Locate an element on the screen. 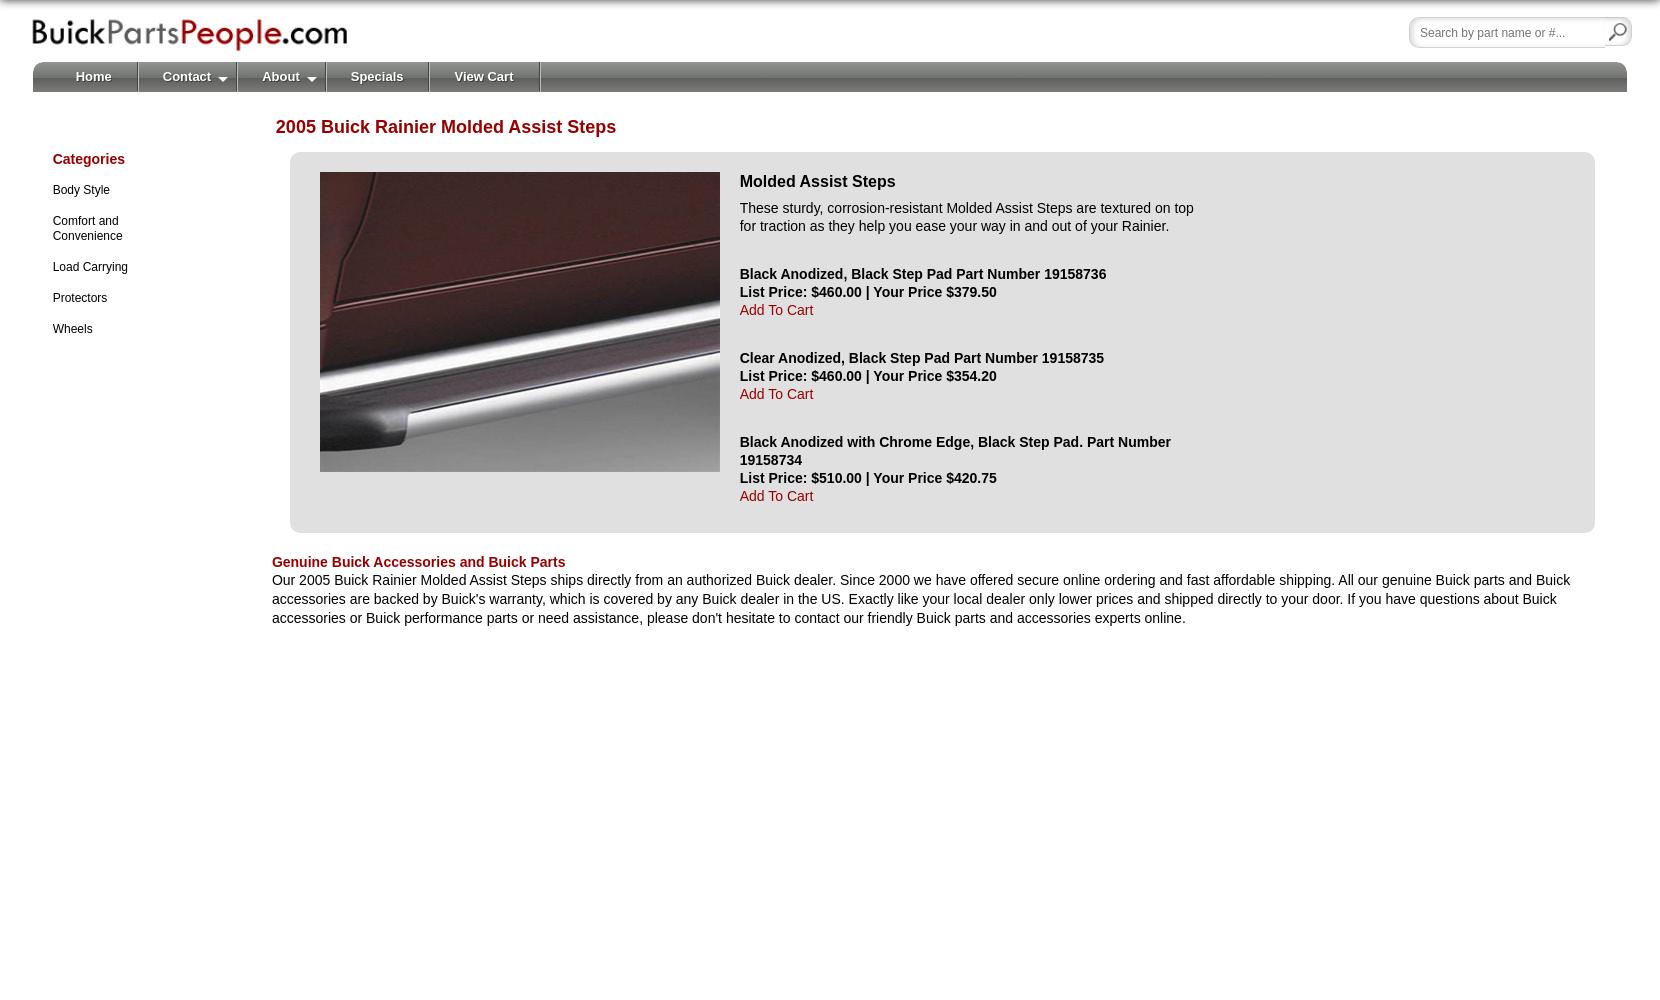 This screenshot has width=1660, height=1000. 'List Price: $460.00 | Your Price $354.20' is located at coordinates (739, 375).